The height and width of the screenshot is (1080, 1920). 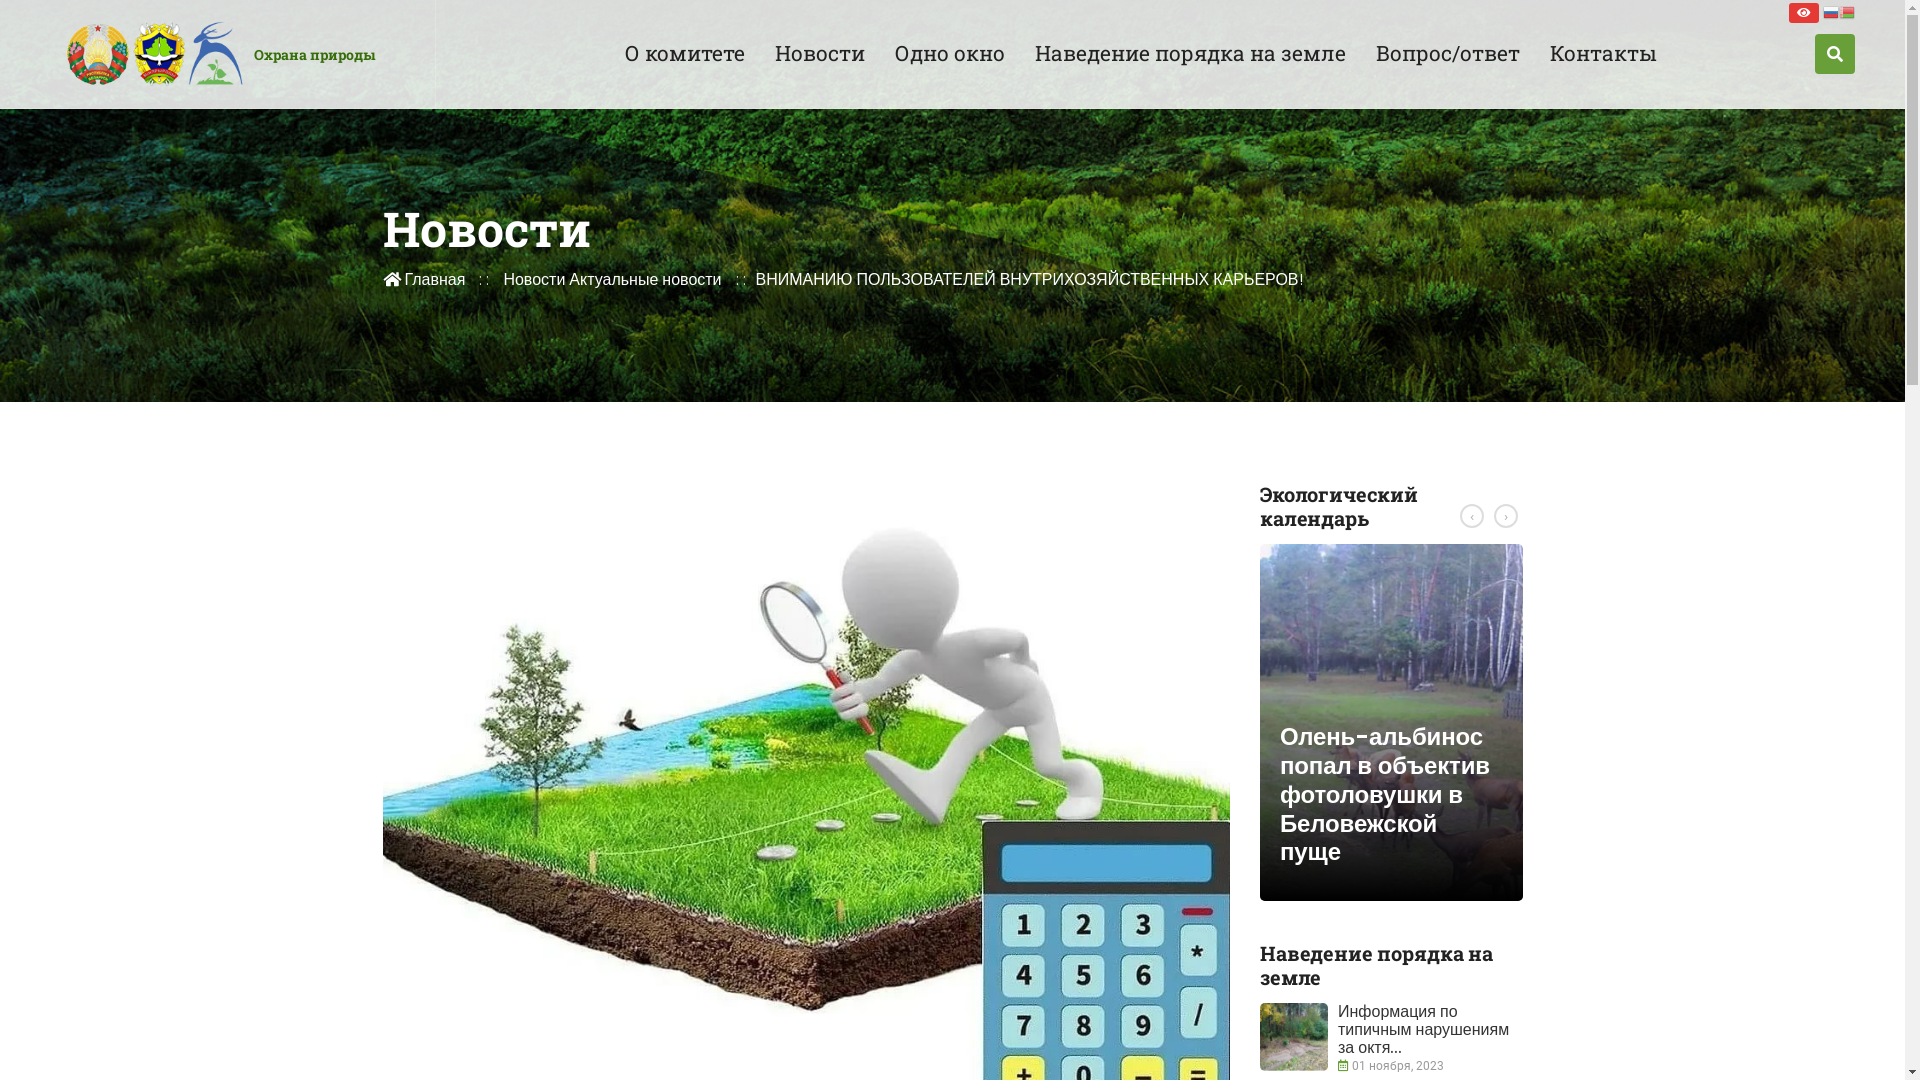 What do you see at coordinates (1830, 11) in the screenshot?
I see `'Russian'` at bounding box center [1830, 11].